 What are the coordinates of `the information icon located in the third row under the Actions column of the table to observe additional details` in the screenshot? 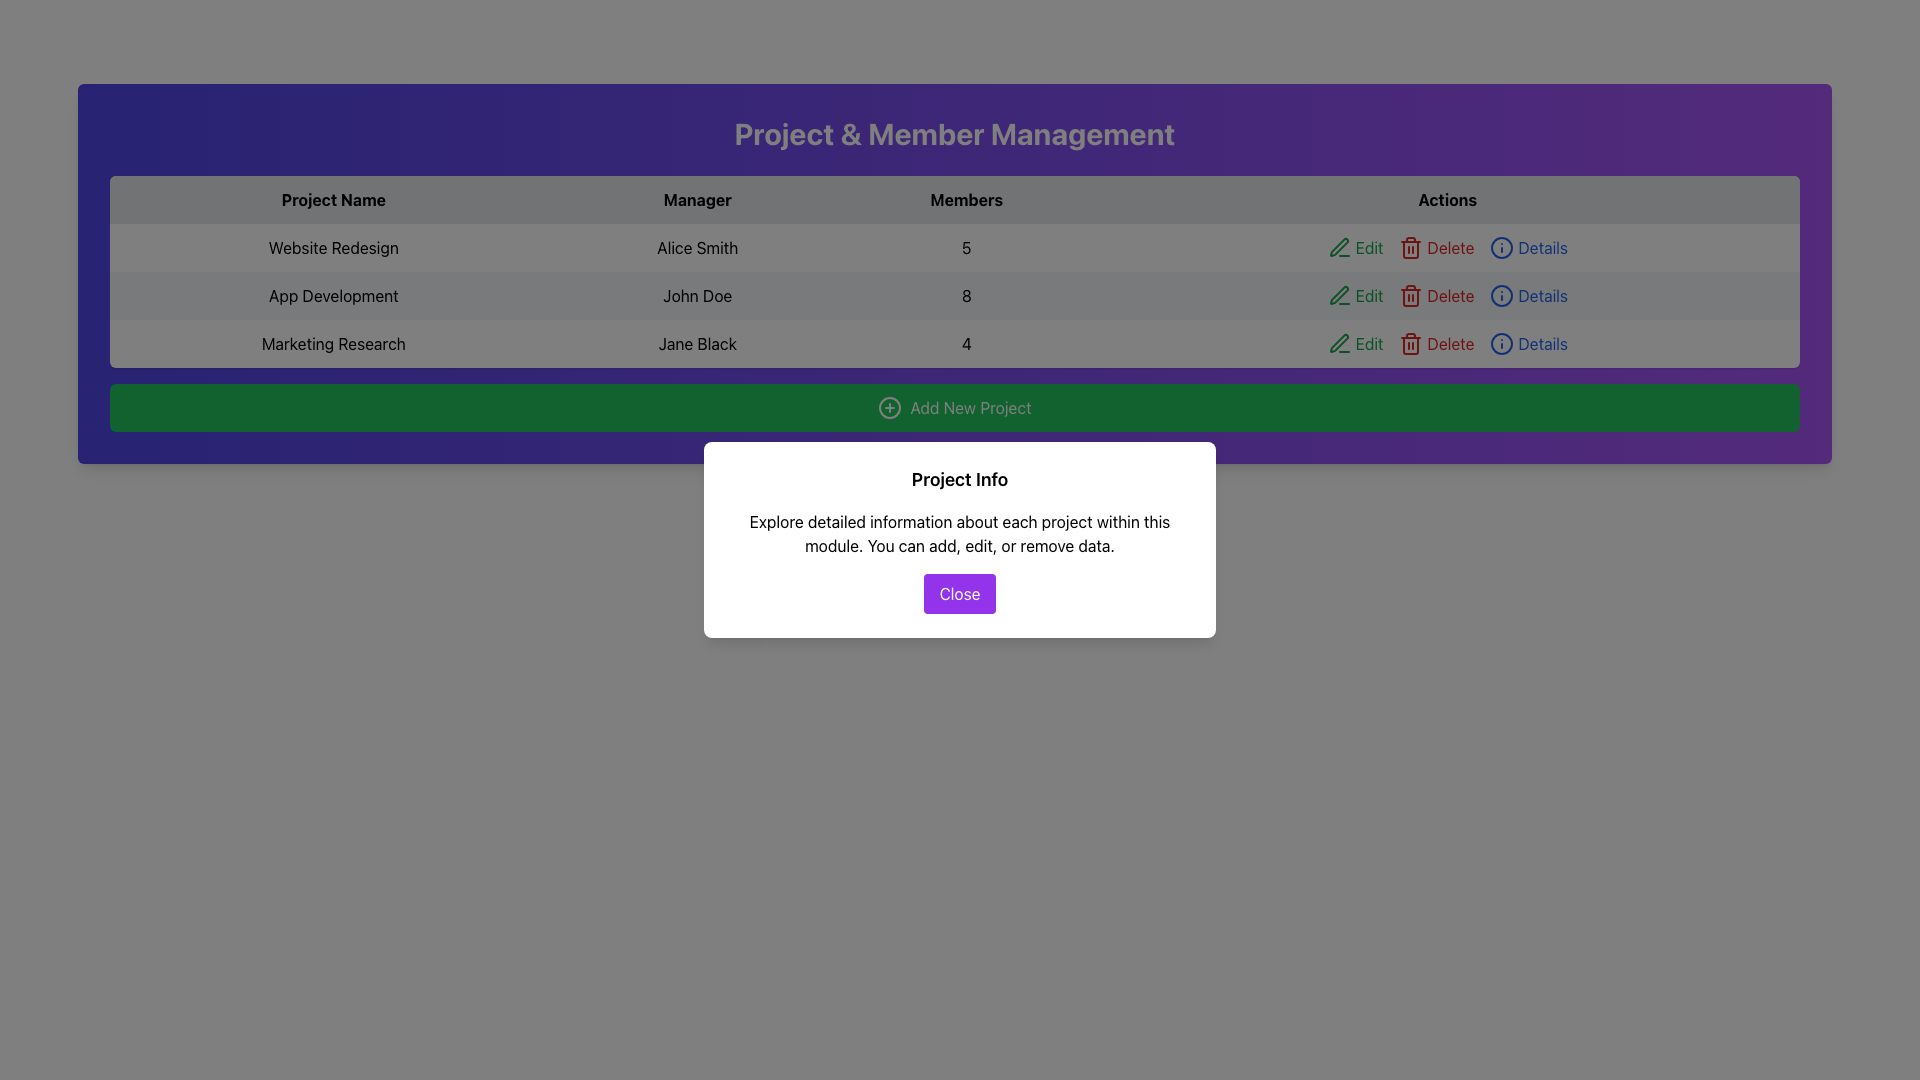 It's located at (1502, 296).